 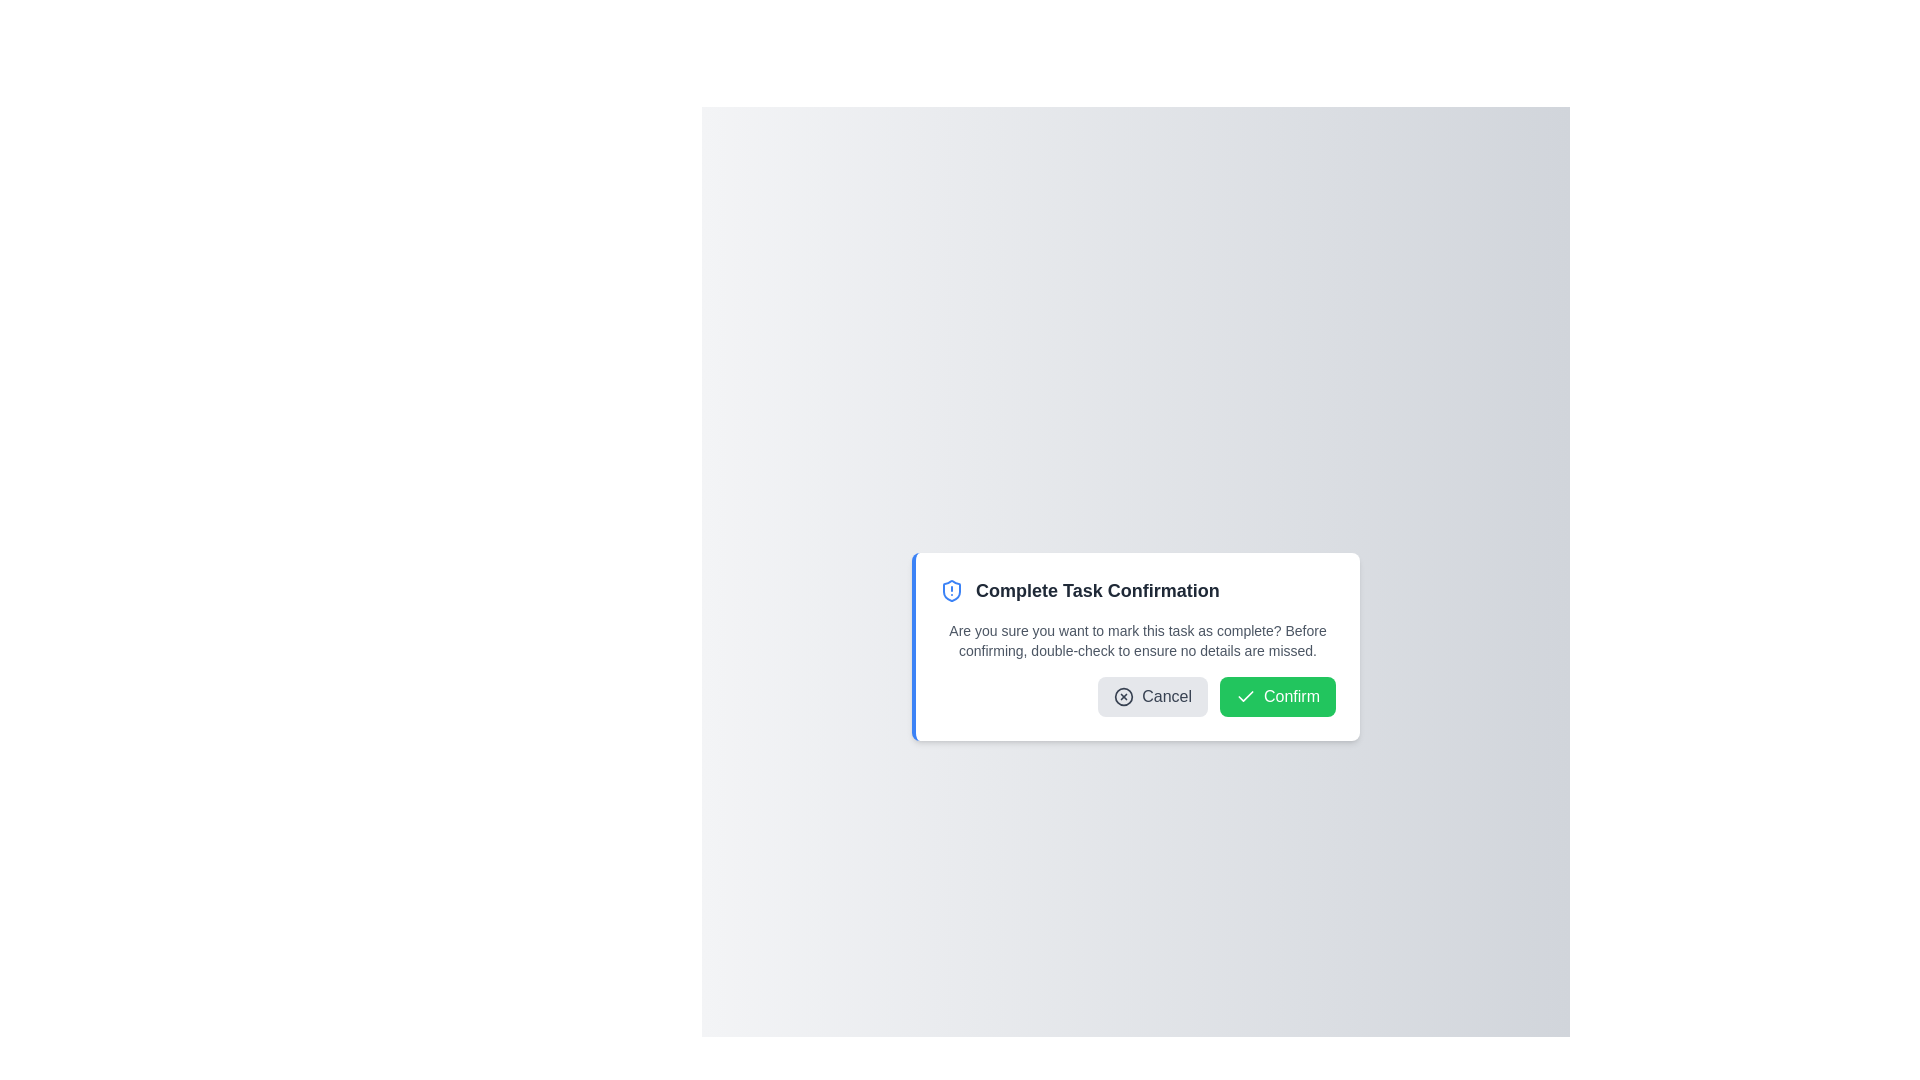 I want to click on the warning icon located to the left of the text 'Complete Task Confirmation' in the modal's title section, so click(x=950, y=589).